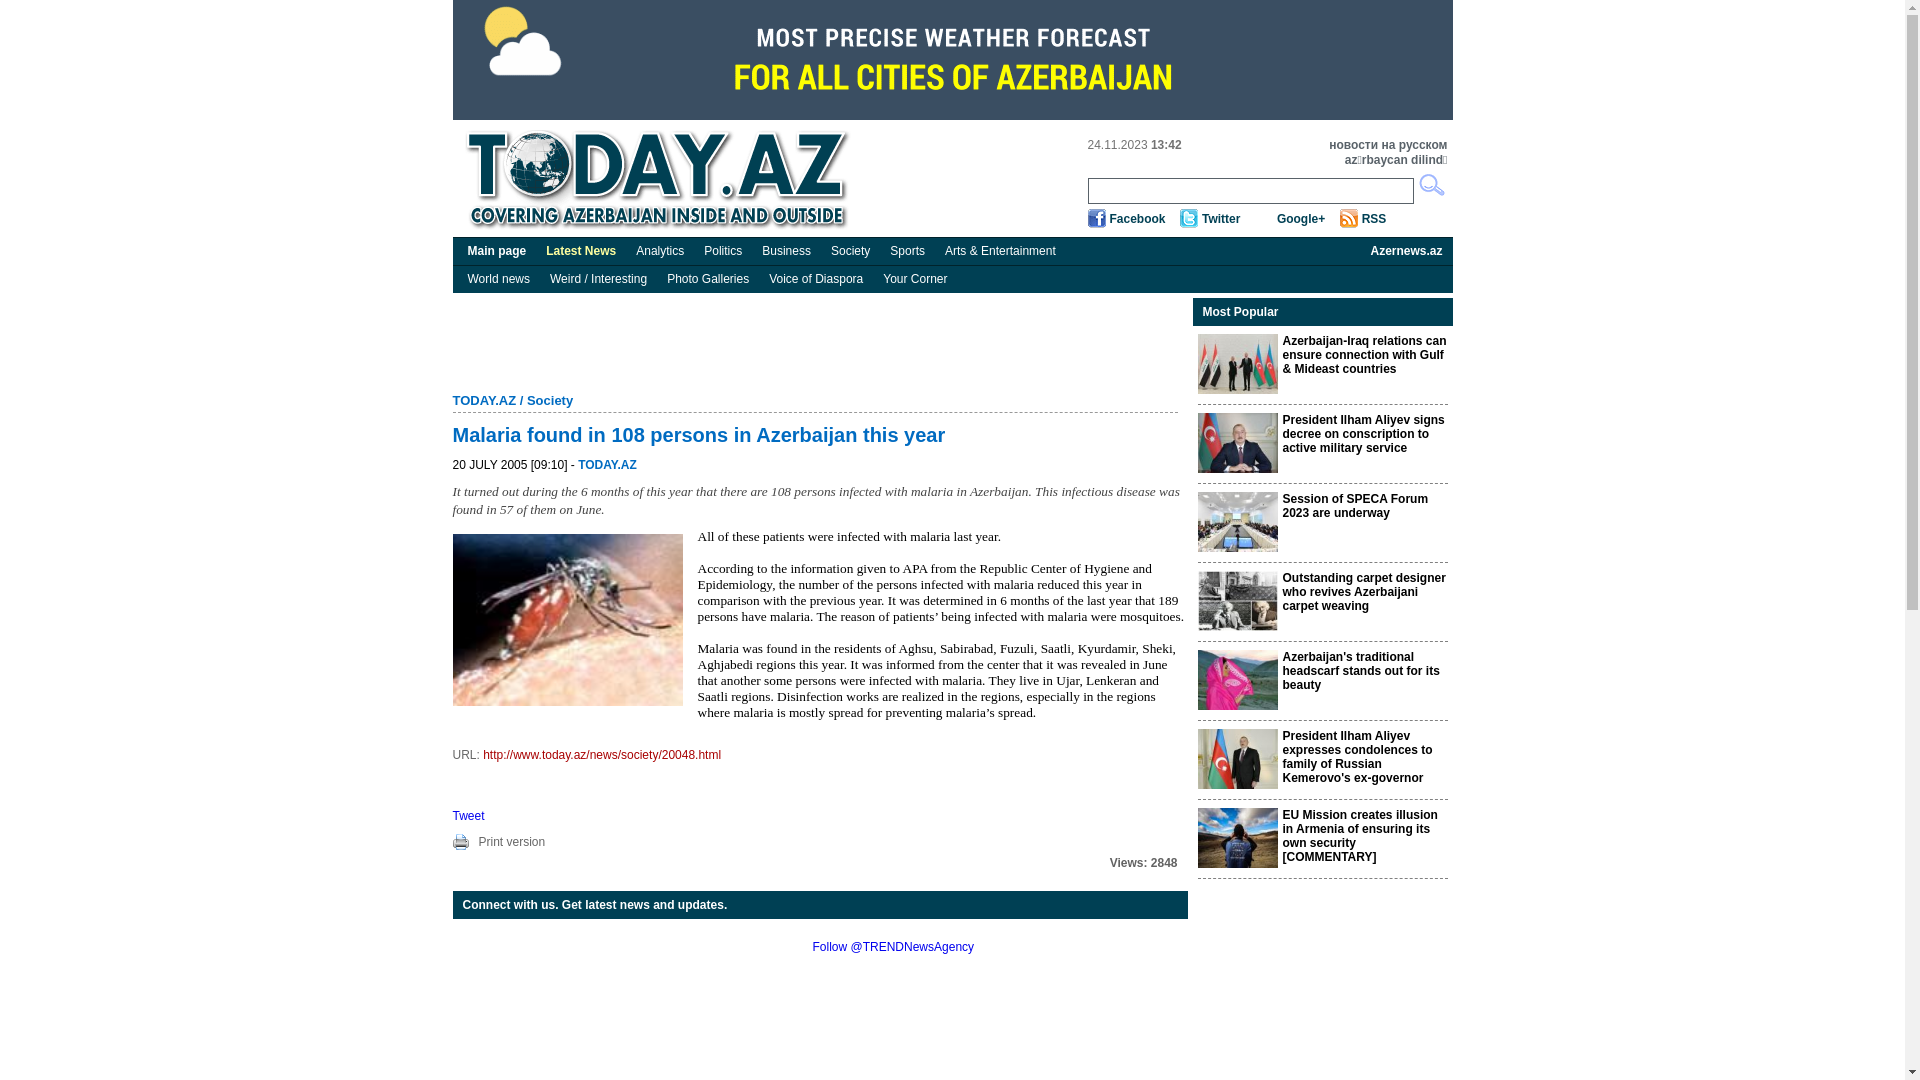  What do you see at coordinates (1354, 504) in the screenshot?
I see `'Session of SPECA Forum 2023 are underway'` at bounding box center [1354, 504].